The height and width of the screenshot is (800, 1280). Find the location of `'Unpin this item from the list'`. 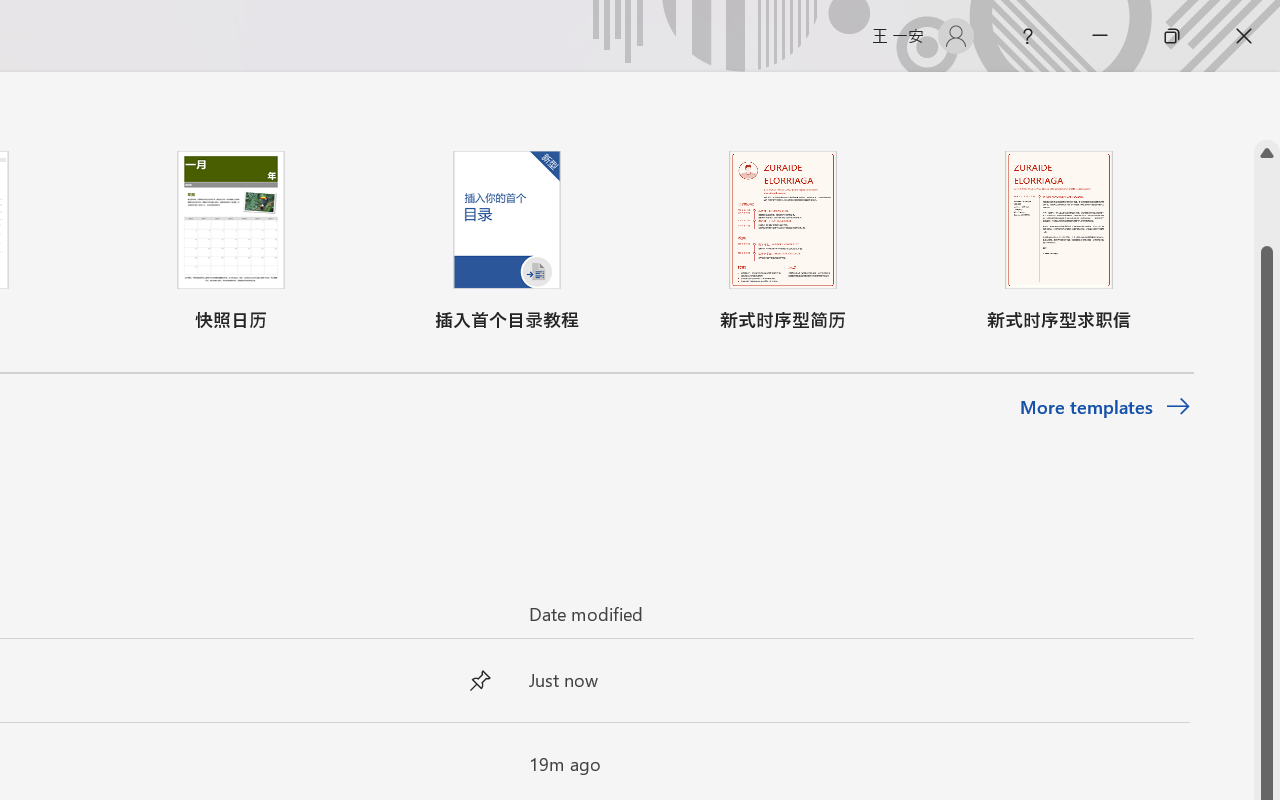

'Unpin this item from the list' is located at coordinates (480, 680).